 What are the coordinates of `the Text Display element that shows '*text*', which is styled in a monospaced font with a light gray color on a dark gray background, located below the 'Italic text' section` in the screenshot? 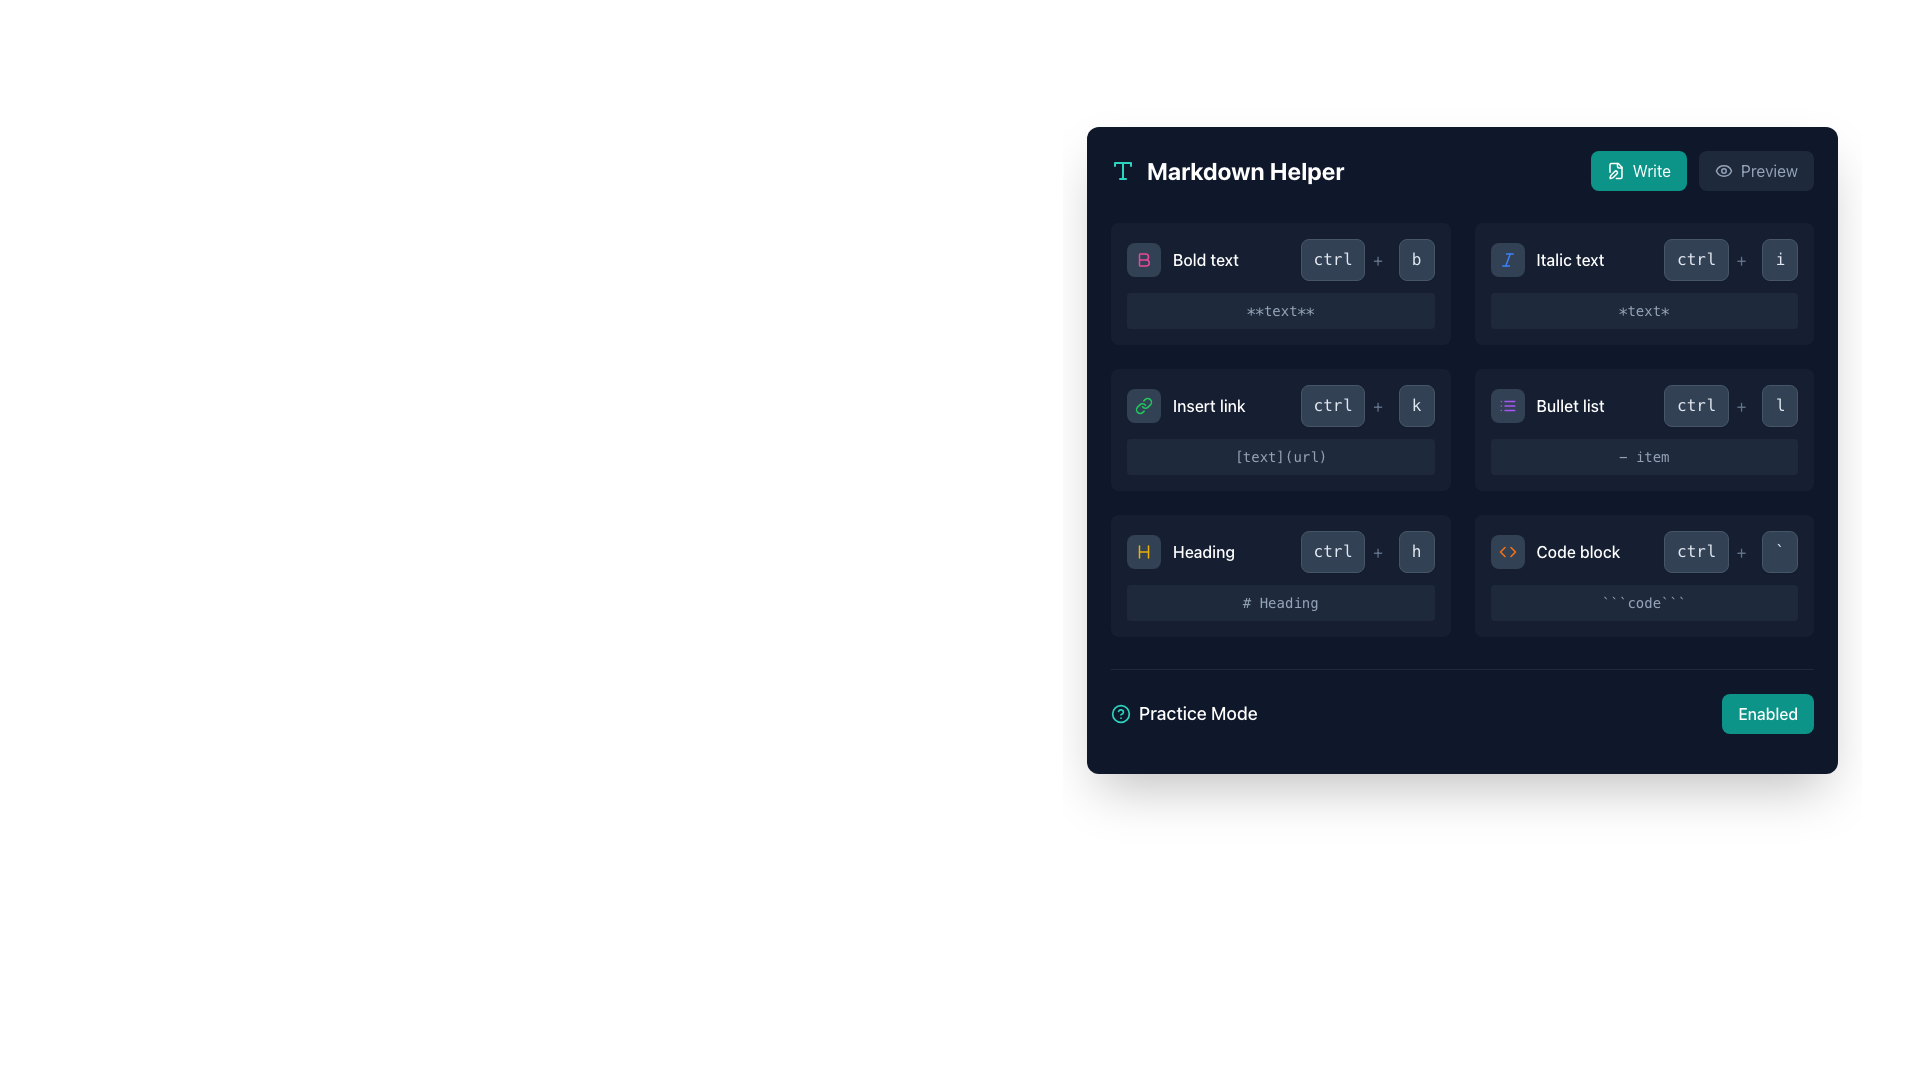 It's located at (1644, 311).